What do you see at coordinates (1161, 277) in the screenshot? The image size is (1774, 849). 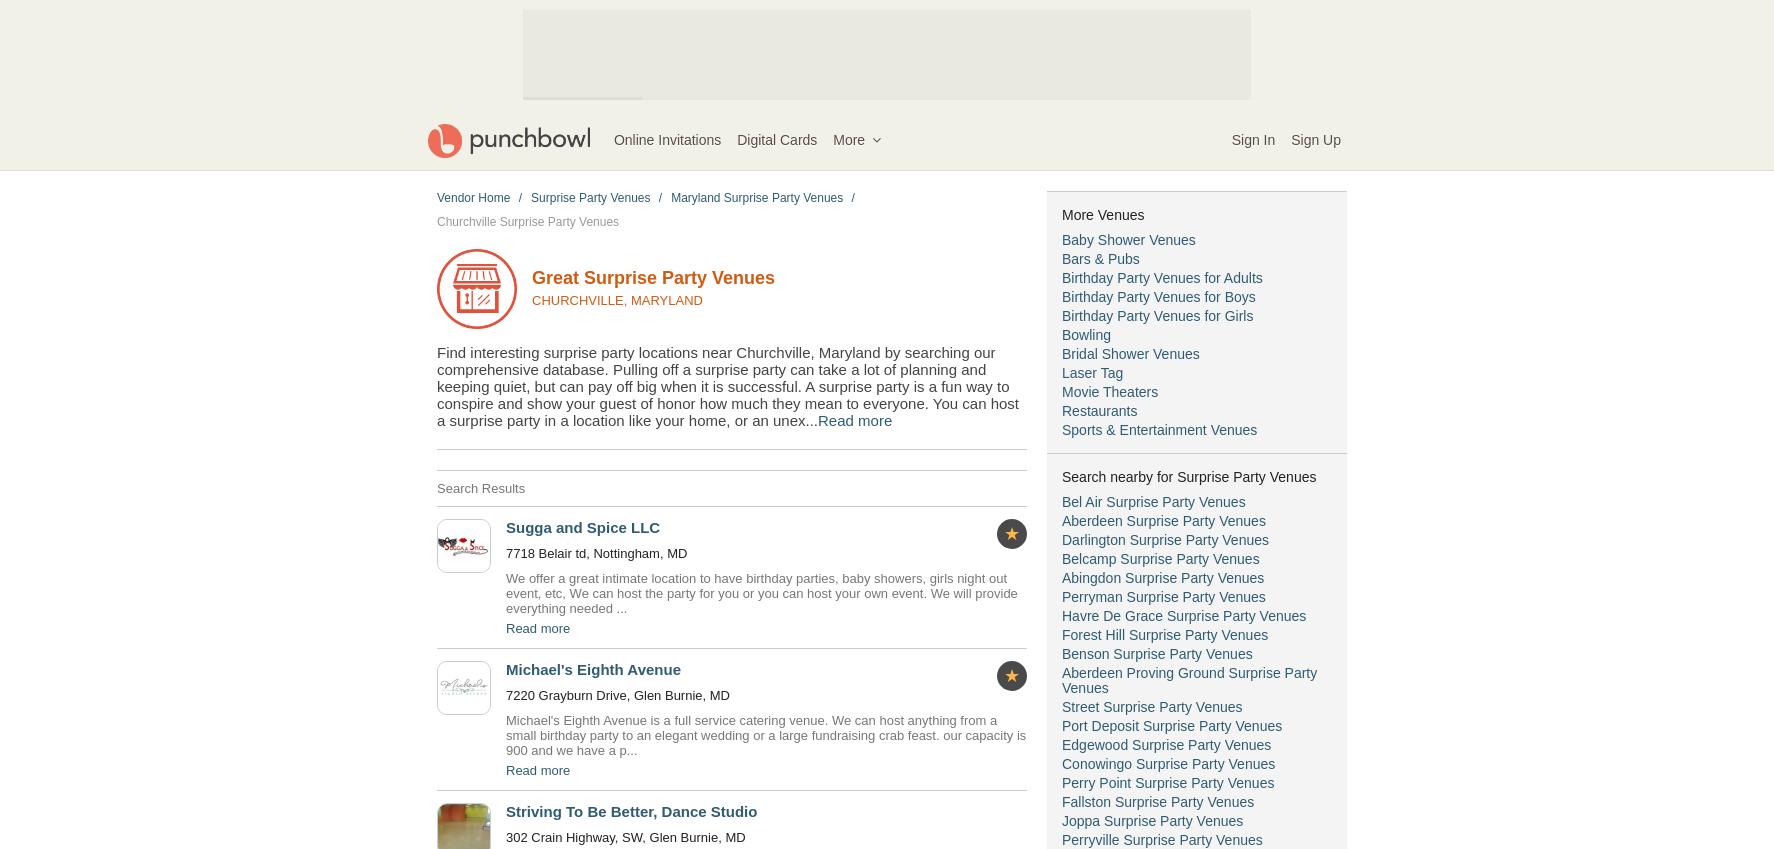 I see `'Birthday Party Venues for Adults'` at bounding box center [1161, 277].